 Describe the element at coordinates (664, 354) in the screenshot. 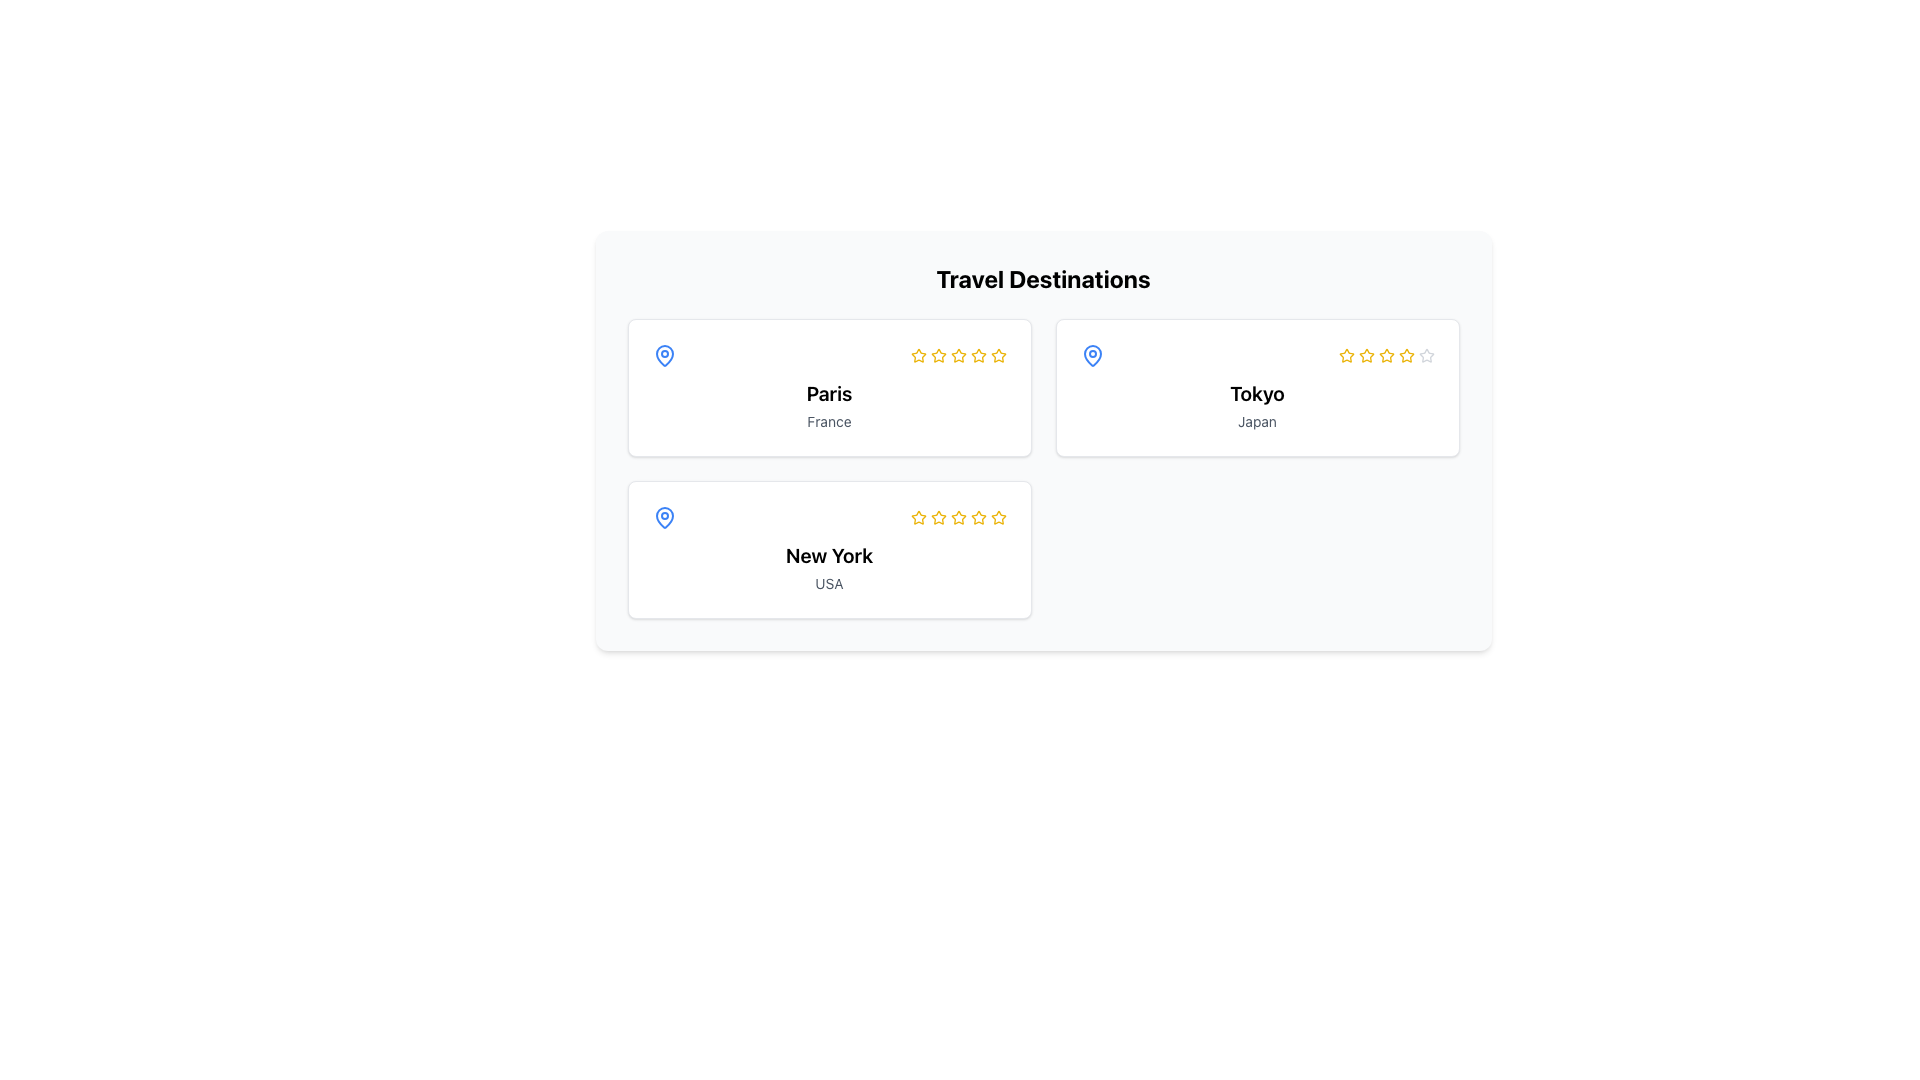

I see `the Icon that visually indicates the location associated with the 'Paris' card in the 'Travel Destinations' section, positioned in the top-left corner of the card` at that location.